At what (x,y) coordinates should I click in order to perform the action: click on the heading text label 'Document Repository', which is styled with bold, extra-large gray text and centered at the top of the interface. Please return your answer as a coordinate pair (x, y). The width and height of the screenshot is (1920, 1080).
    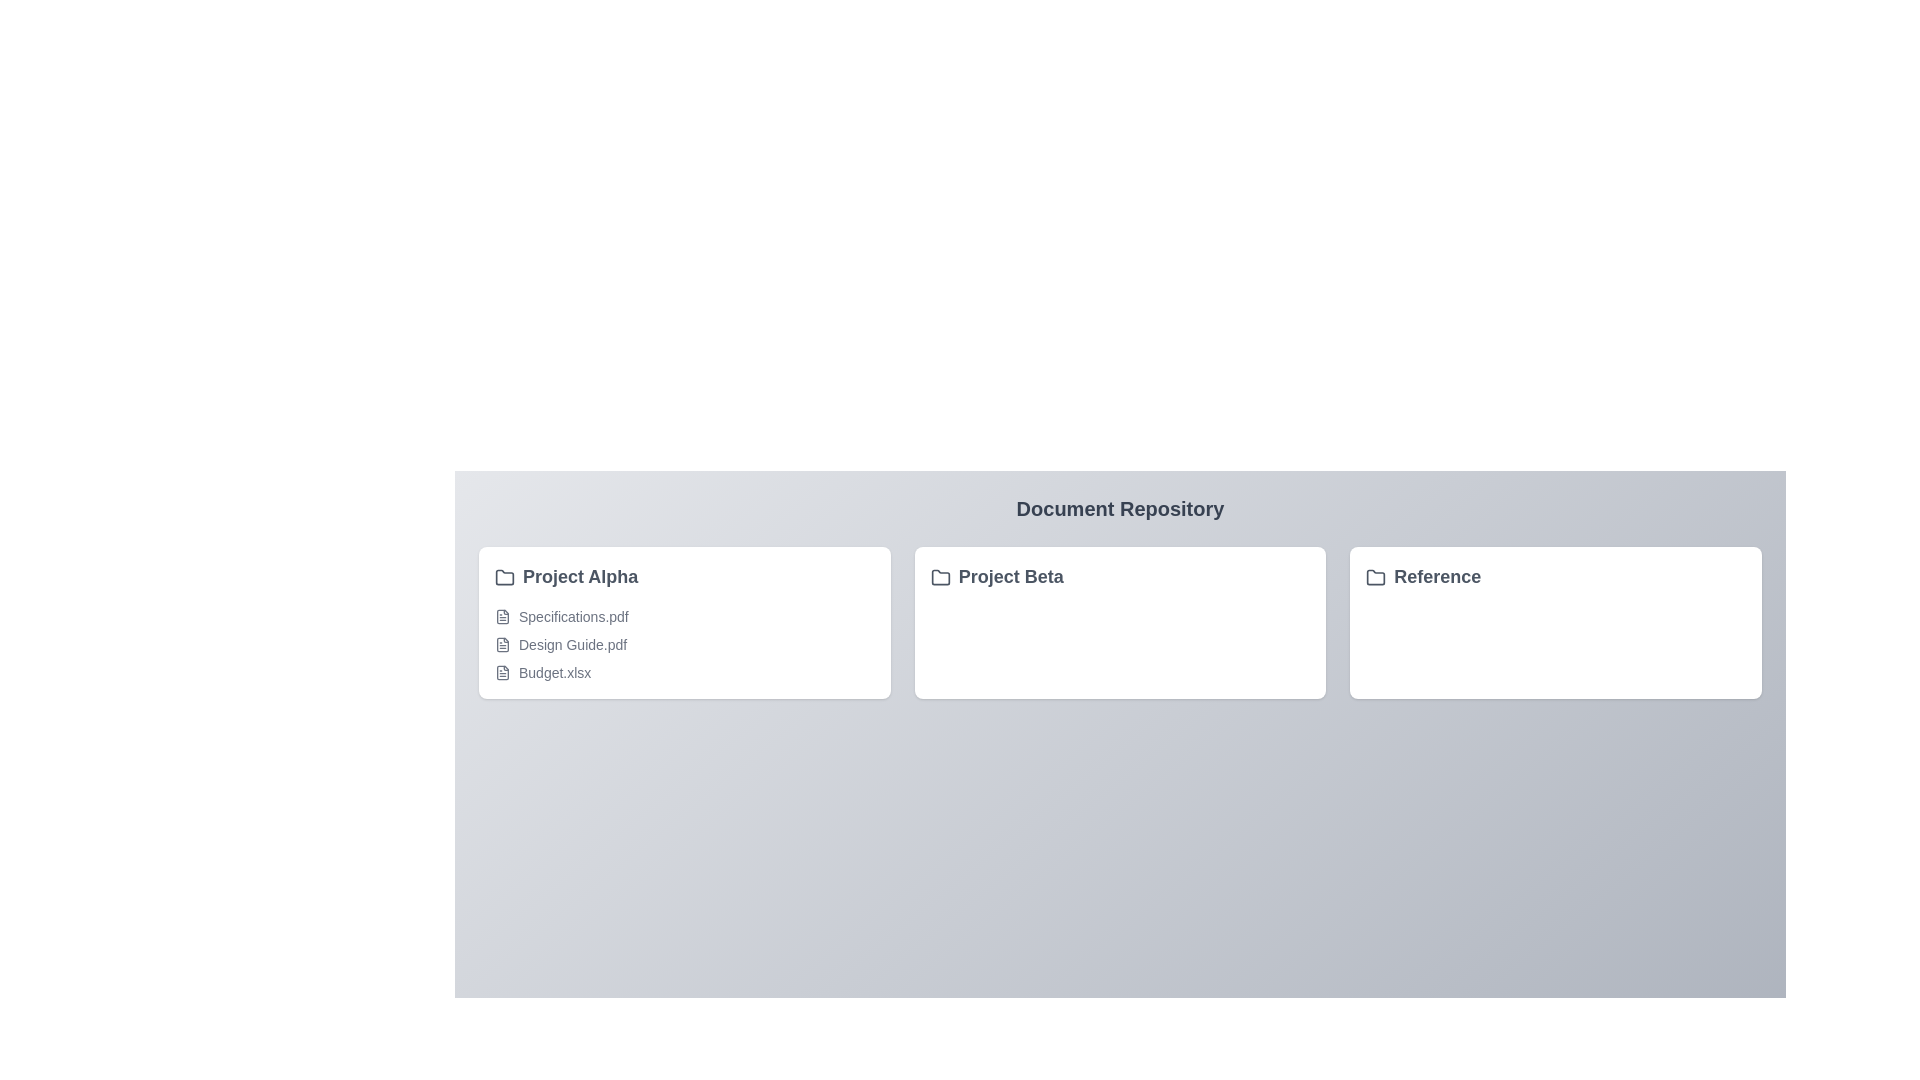
    Looking at the image, I should click on (1120, 508).